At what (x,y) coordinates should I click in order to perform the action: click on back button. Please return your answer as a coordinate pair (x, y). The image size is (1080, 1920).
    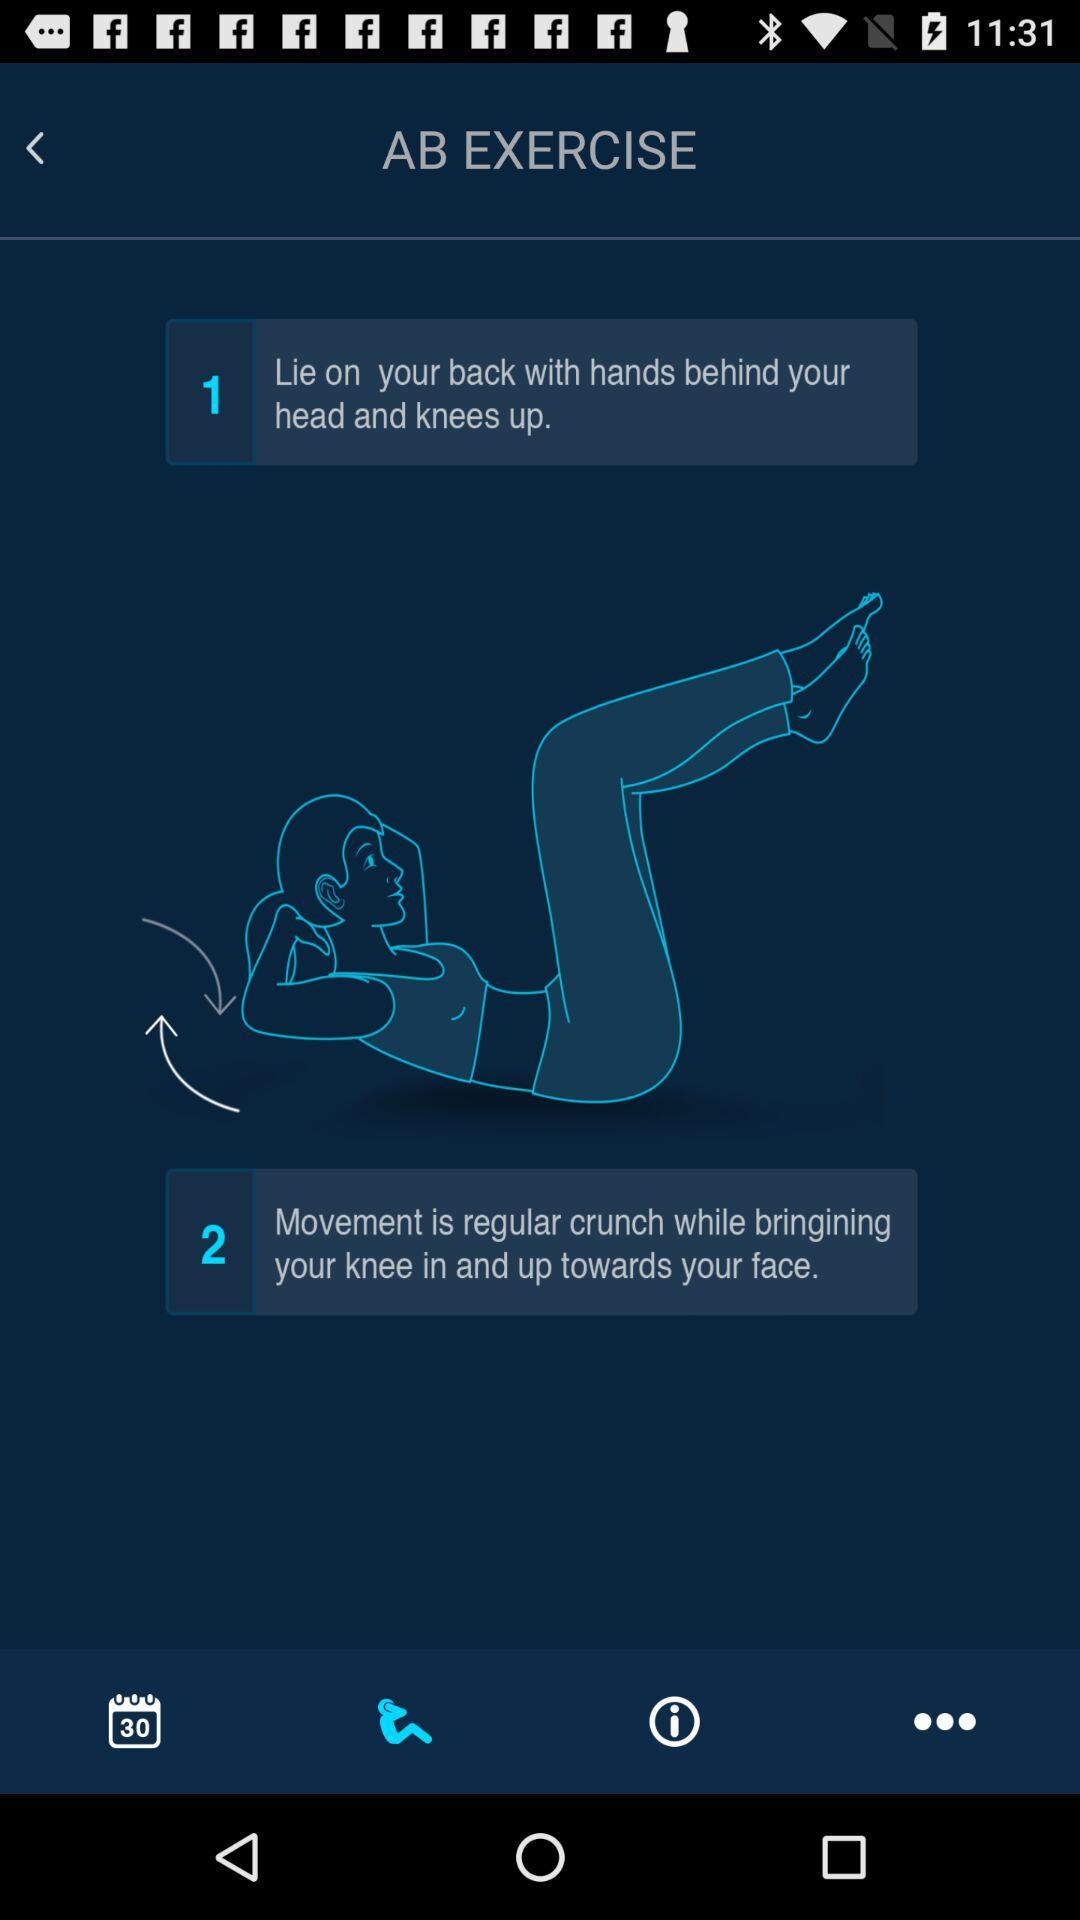
    Looking at the image, I should click on (58, 147).